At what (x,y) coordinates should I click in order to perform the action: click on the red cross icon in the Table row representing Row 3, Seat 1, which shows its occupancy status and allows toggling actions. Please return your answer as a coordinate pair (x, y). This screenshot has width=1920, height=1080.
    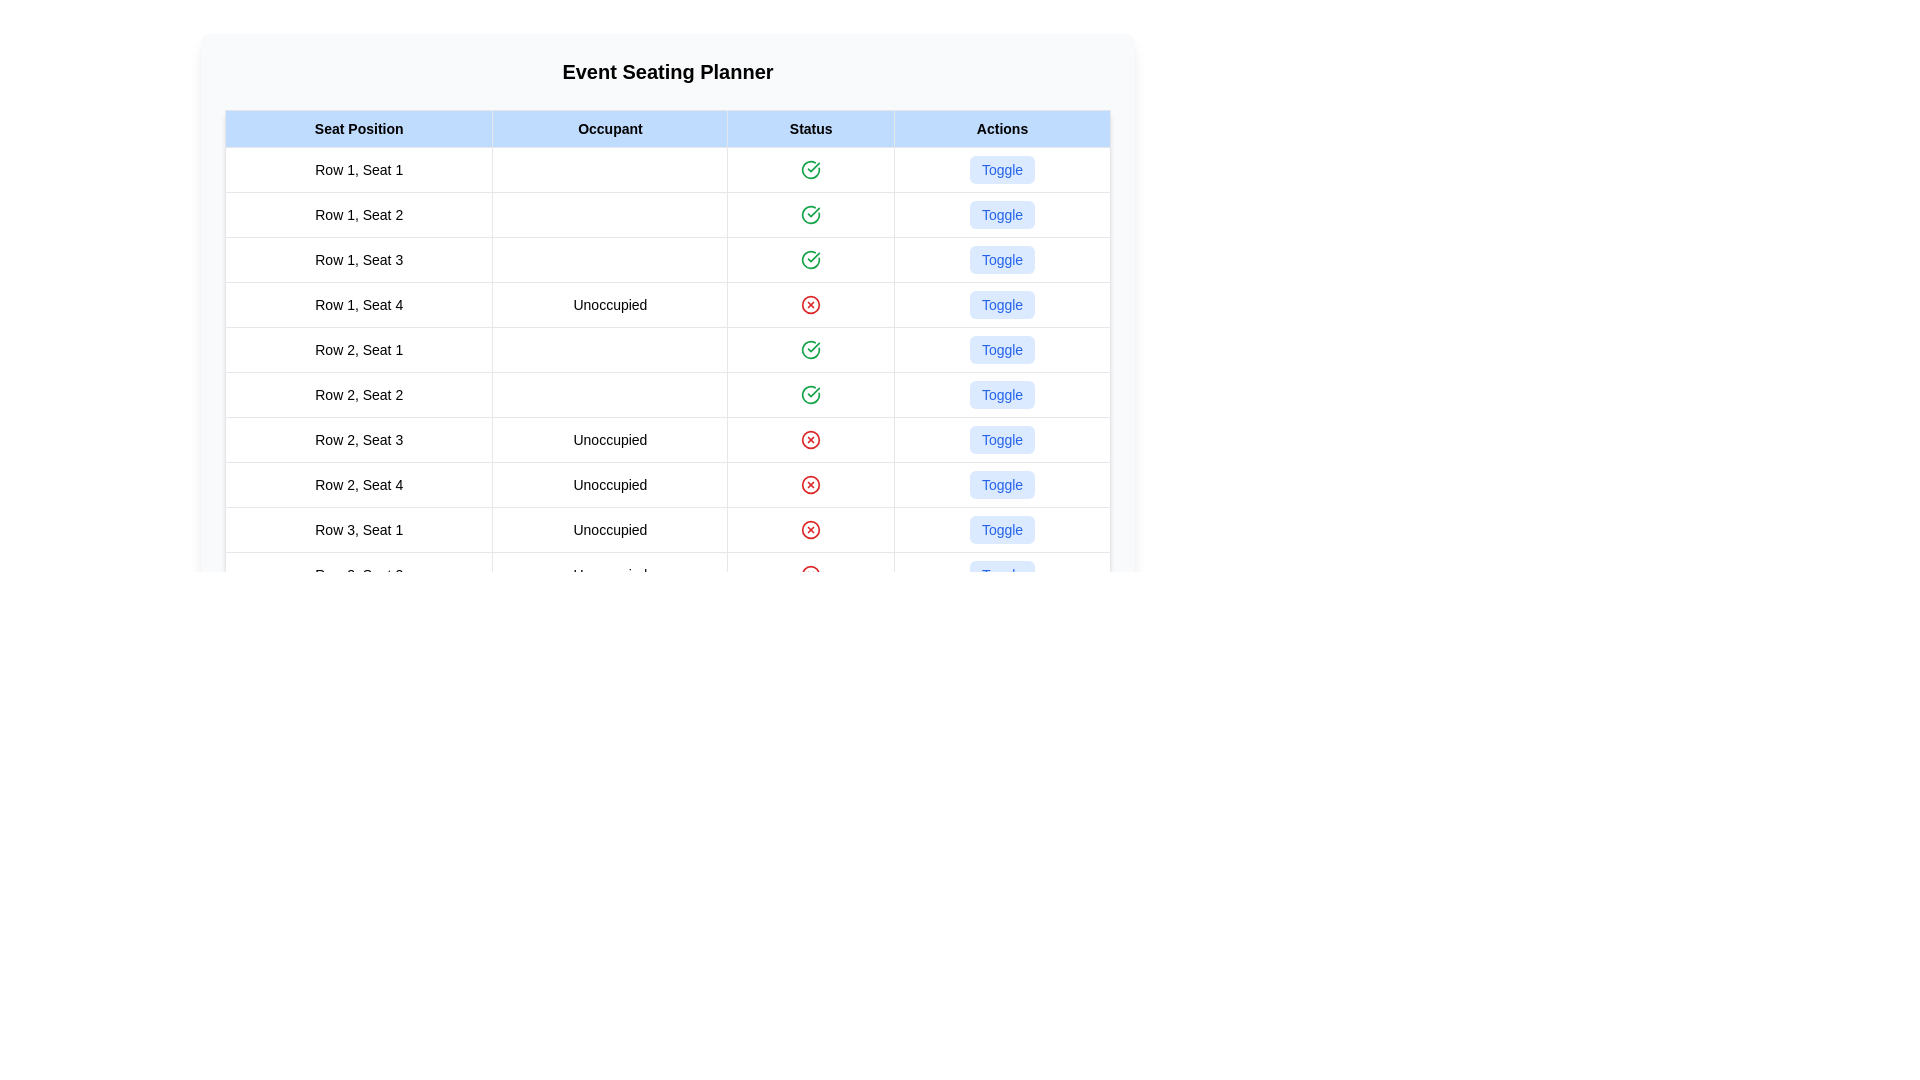
    Looking at the image, I should click on (667, 528).